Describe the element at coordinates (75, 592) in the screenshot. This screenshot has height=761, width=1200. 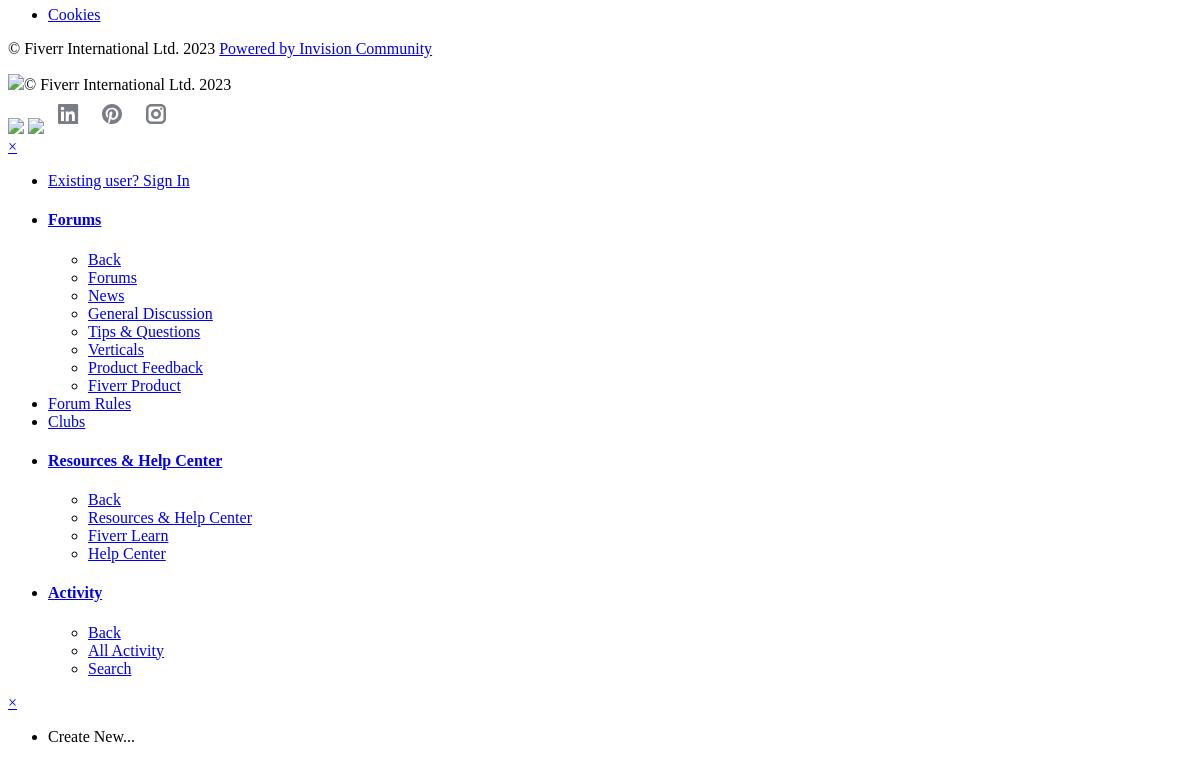
I see `'Activity'` at that location.